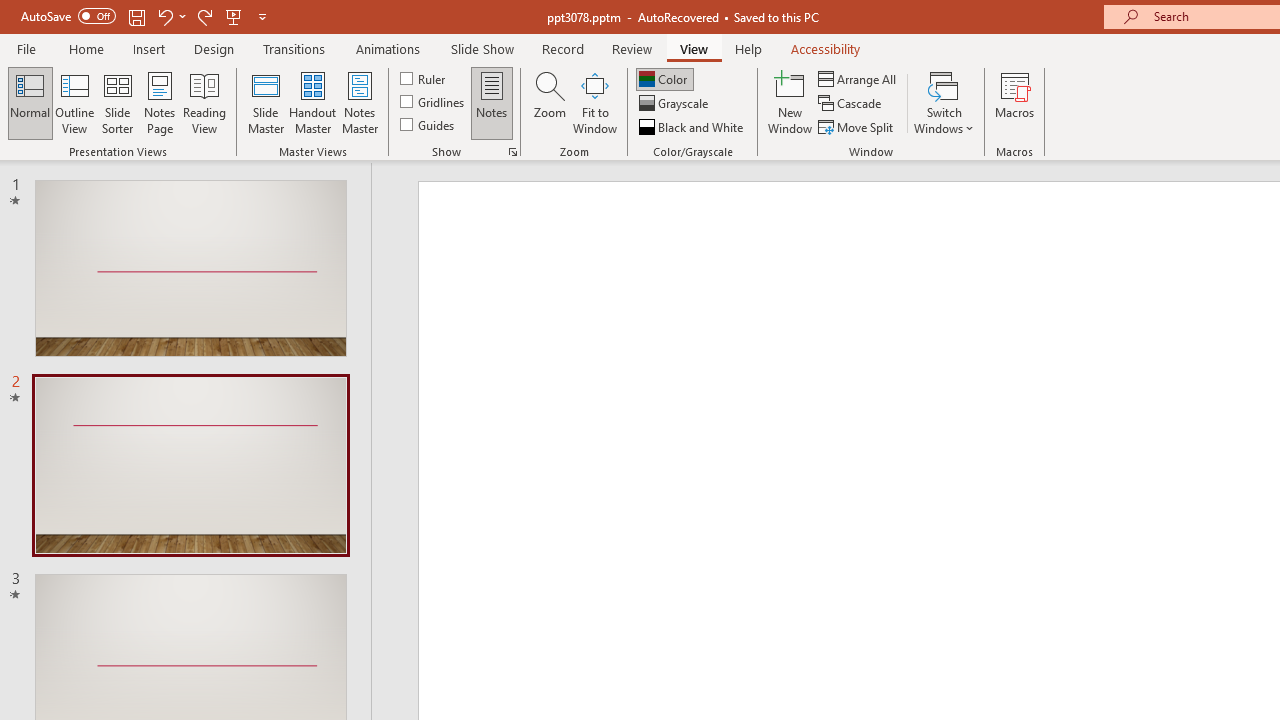 The height and width of the screenshot is (720, 1280). I want to click on 'Switch Windows', so click(943, 103).